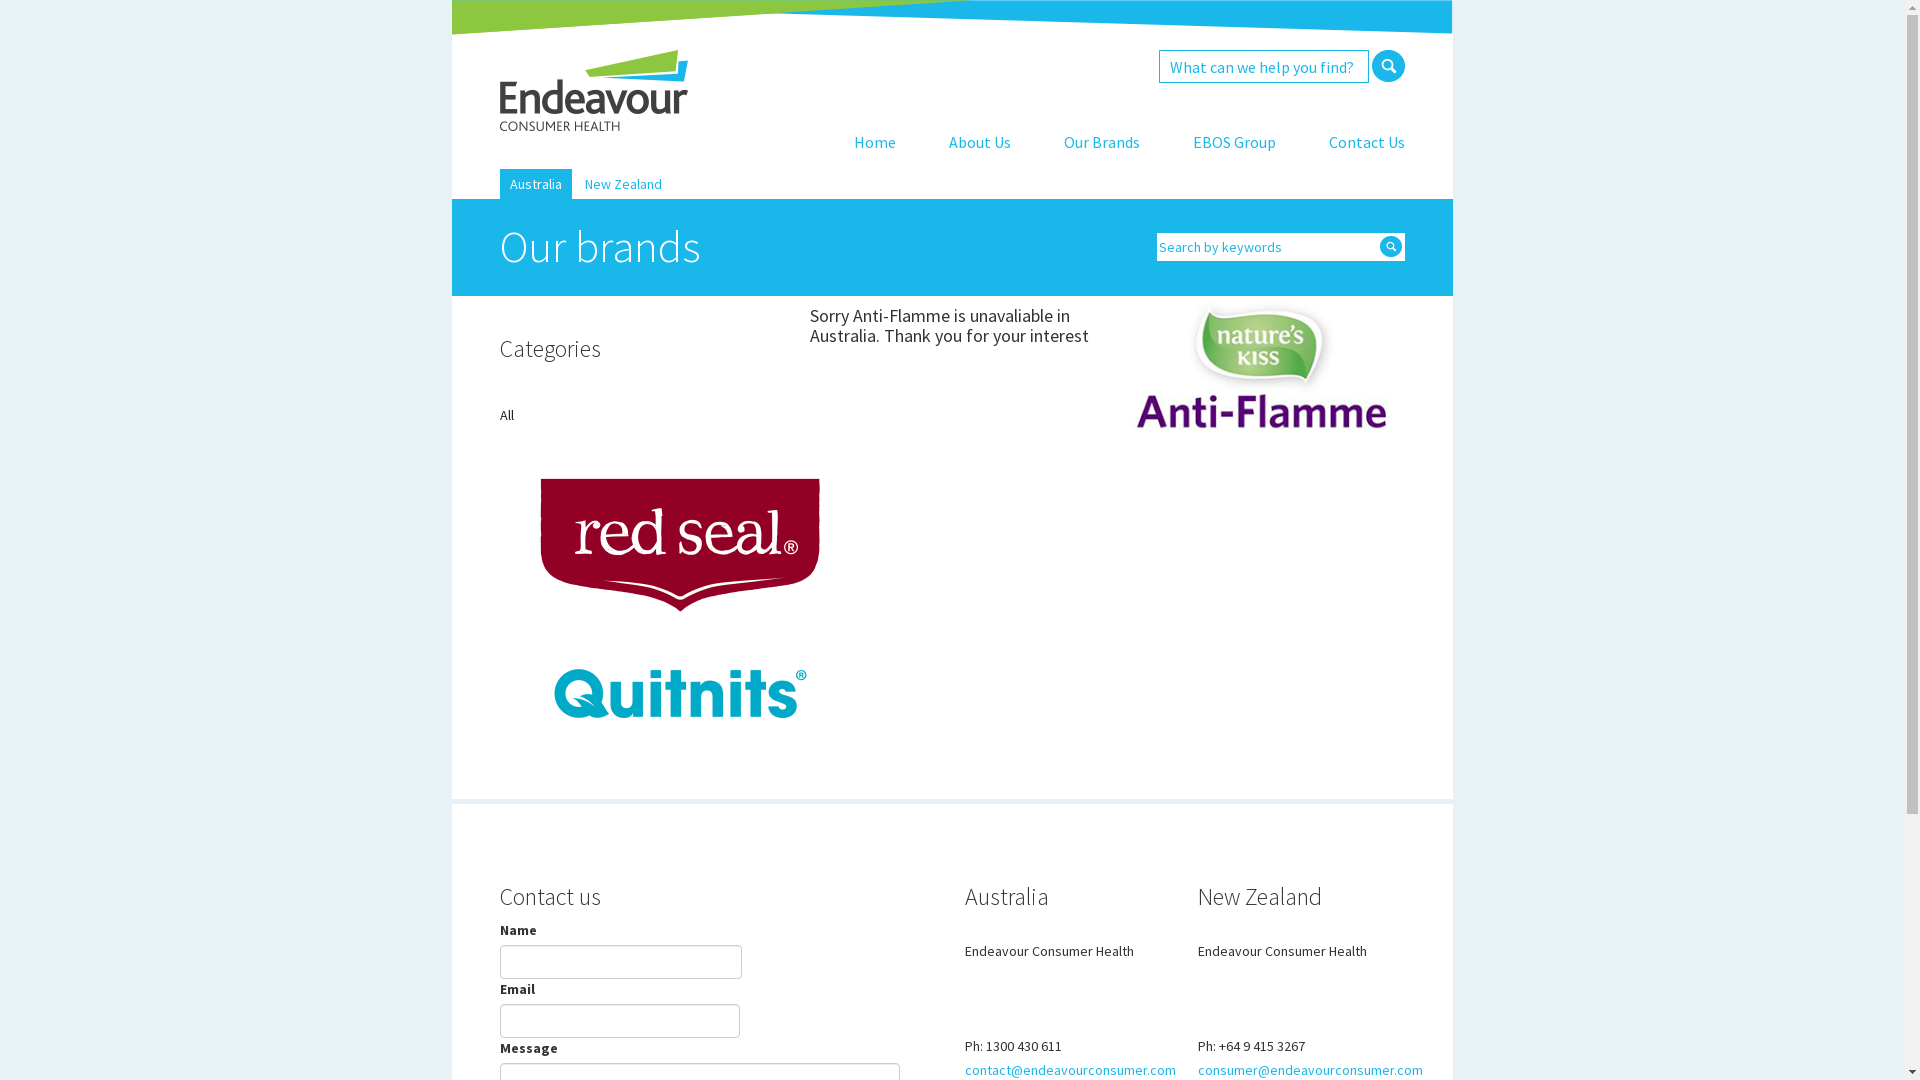  What do you see at coordinates (509, 184) in the screenshot?
I see `'Australia'` at bounding box center [509, 184].